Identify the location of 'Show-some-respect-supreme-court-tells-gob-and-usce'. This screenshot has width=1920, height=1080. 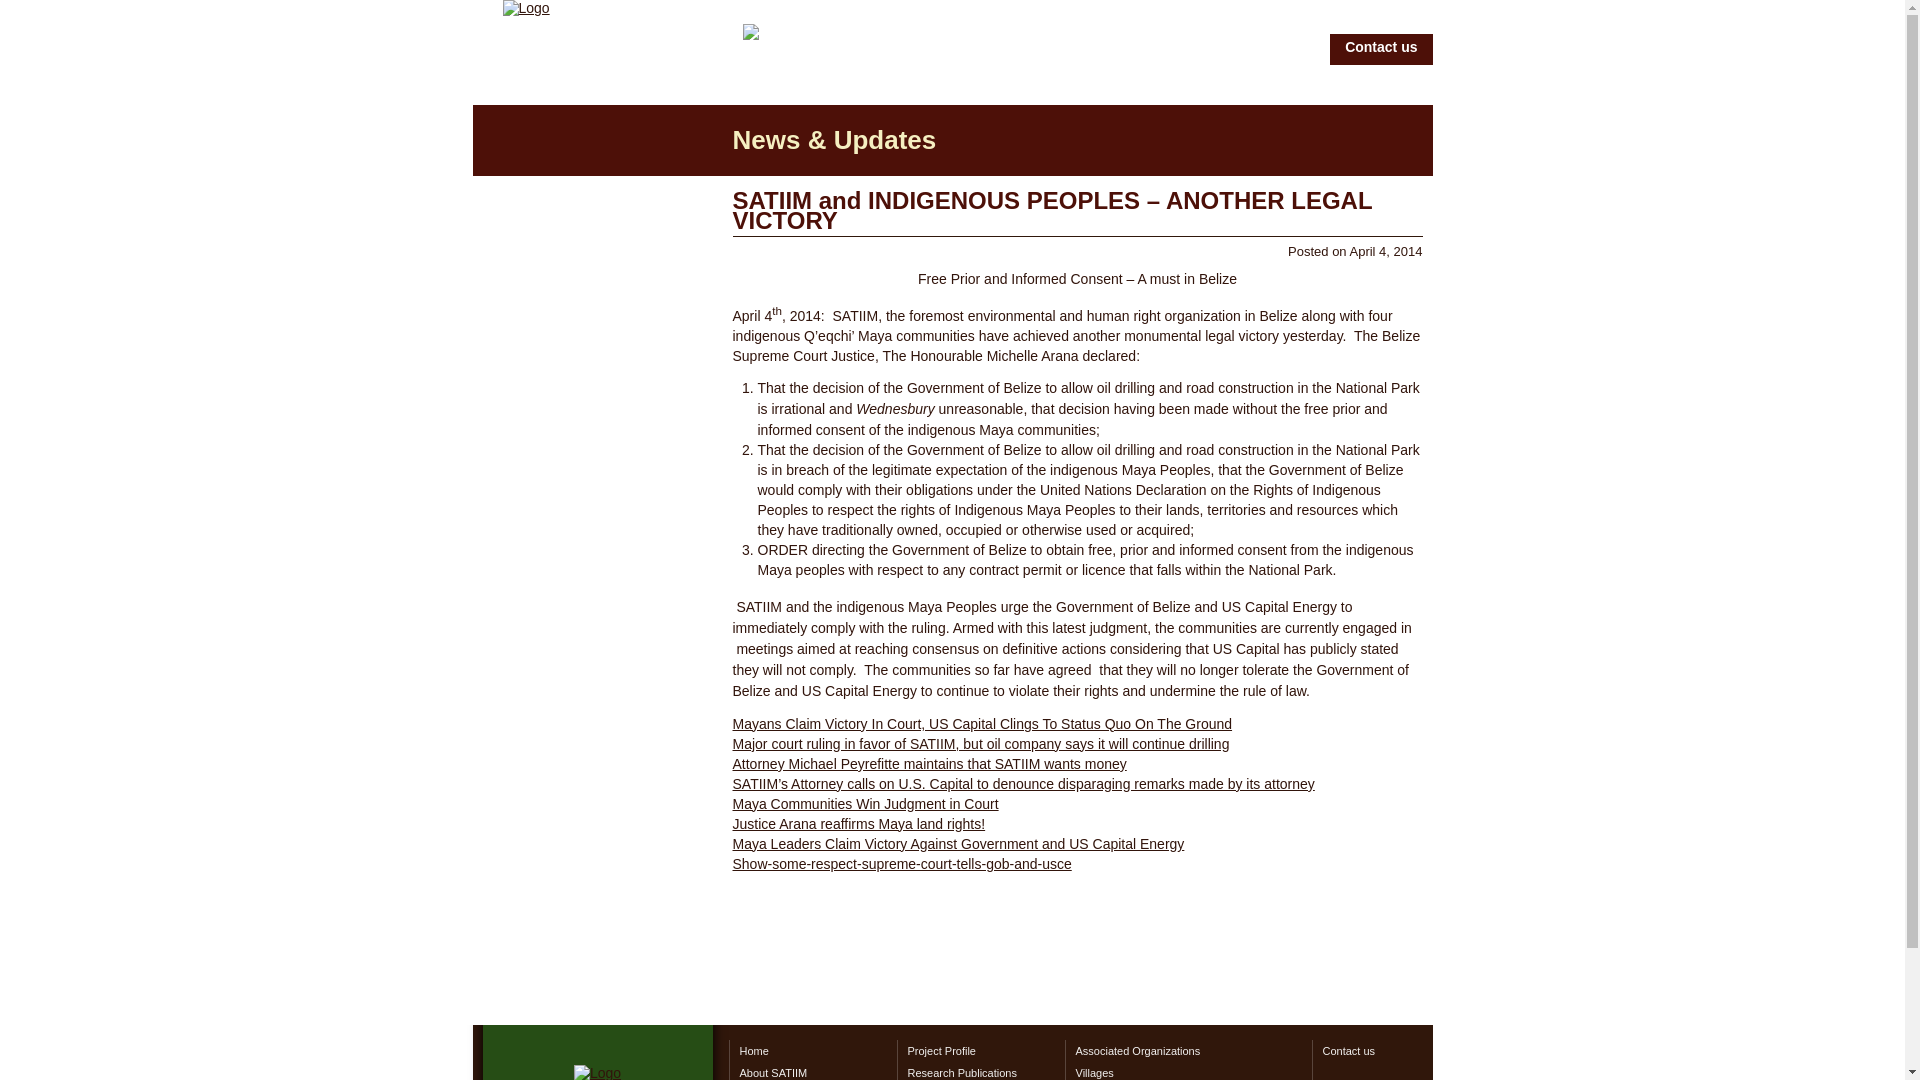
(900, 863).